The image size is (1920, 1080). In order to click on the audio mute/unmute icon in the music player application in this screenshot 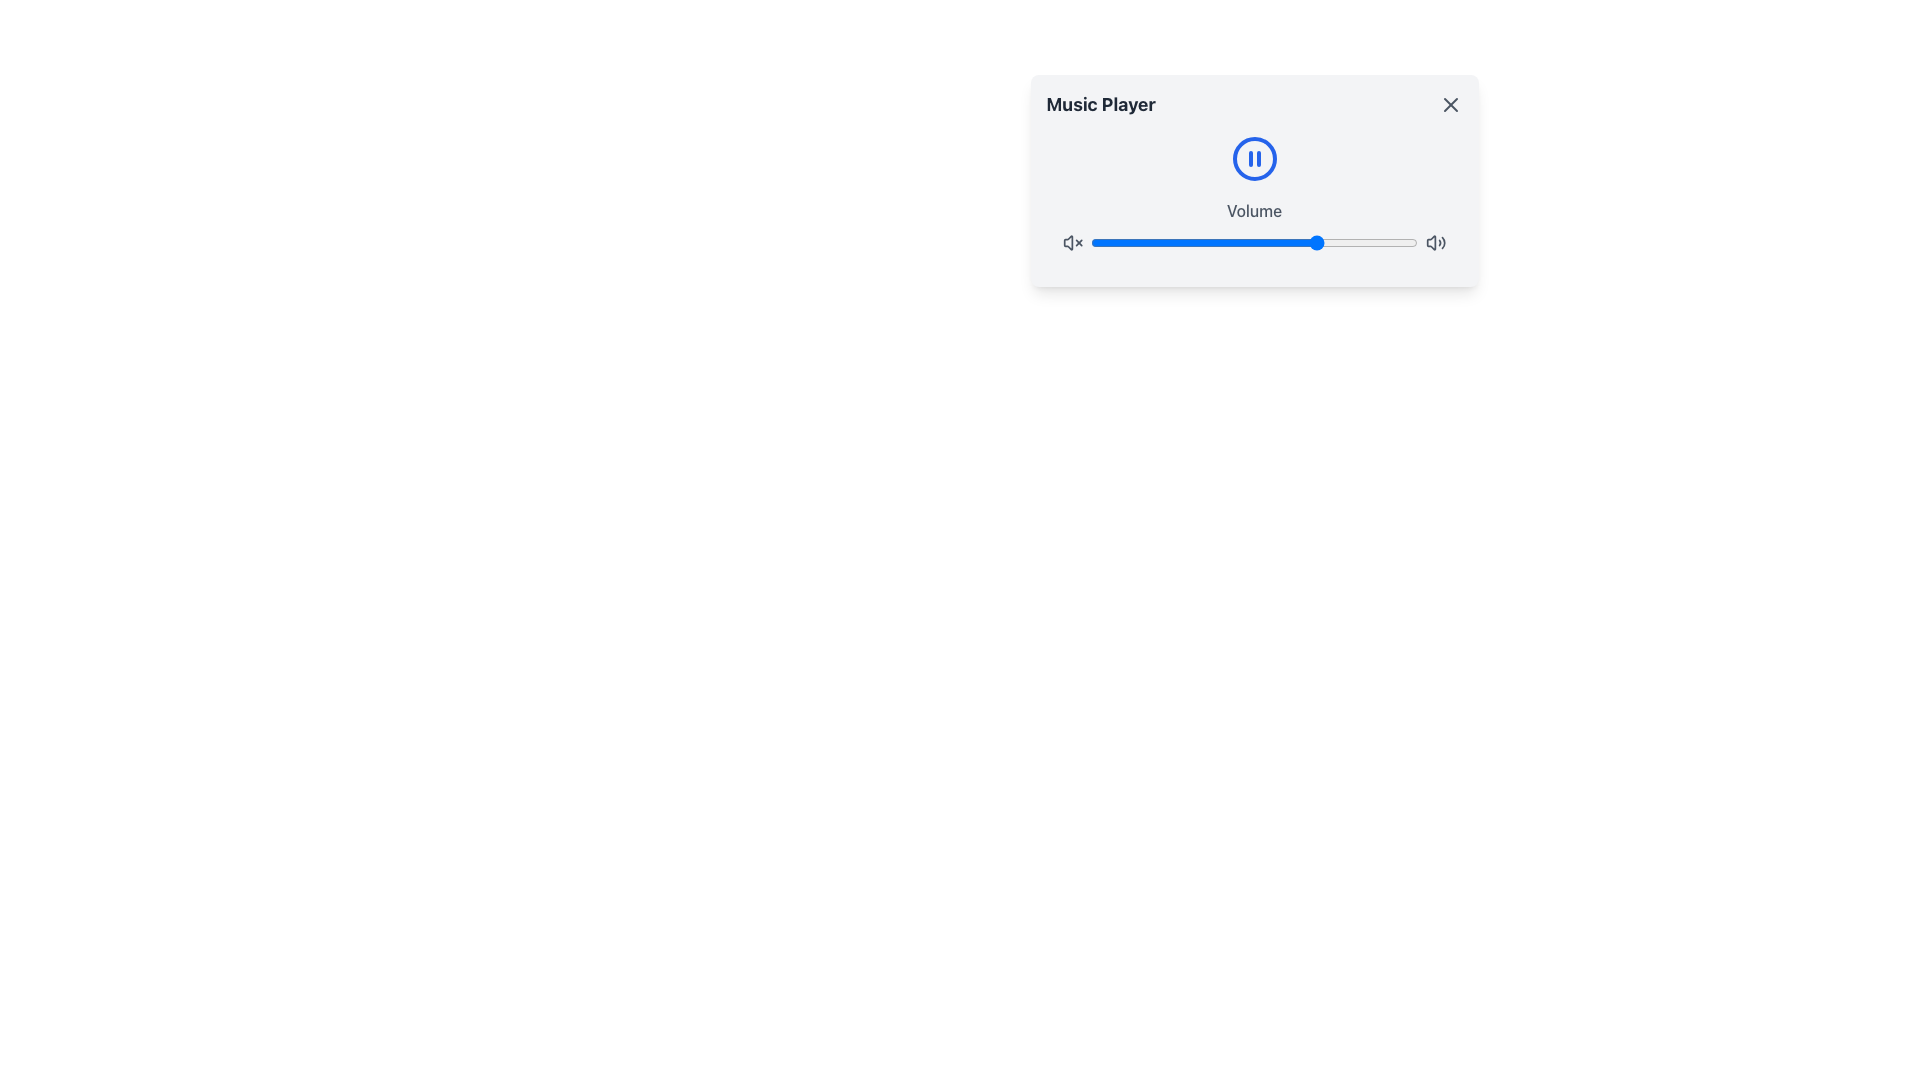, I will do `click(1430, 242)`.